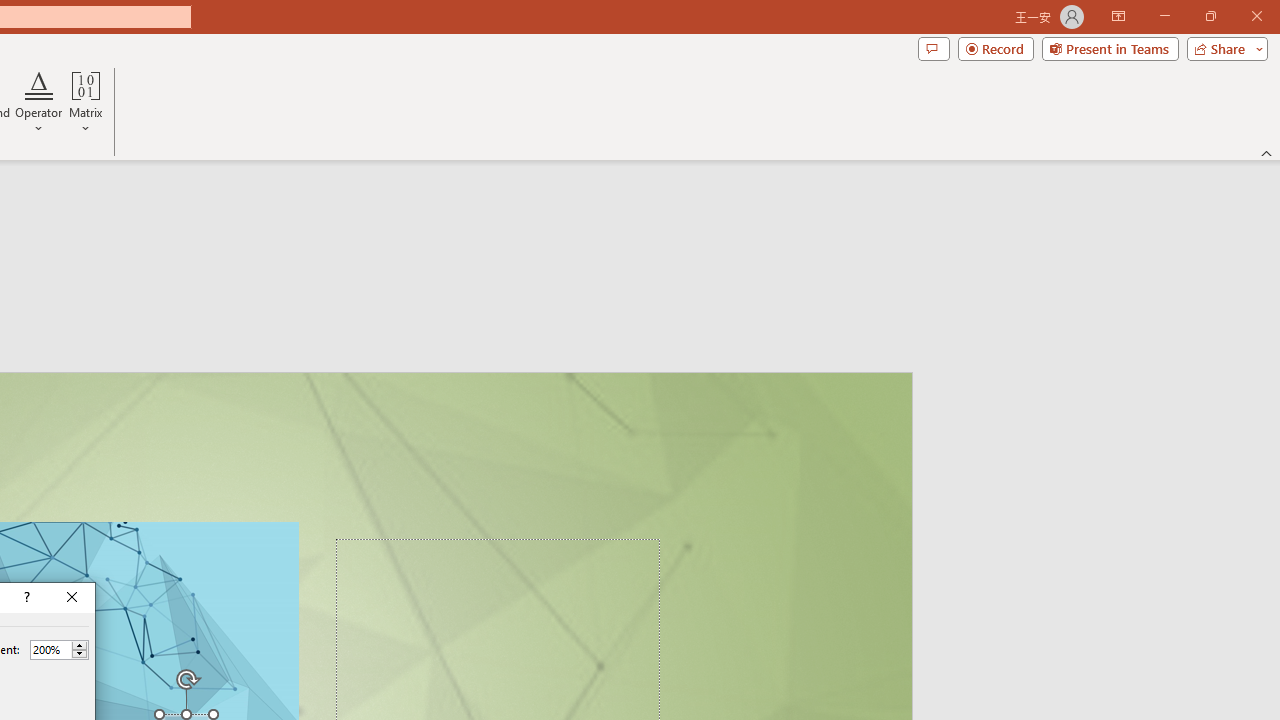 Image resolution: width=1280 pixels, height=720 pixels. What do you see at coordinates (50, 649) in the screenshot?
I see `'Percent'` at bounding box center [50, 649].